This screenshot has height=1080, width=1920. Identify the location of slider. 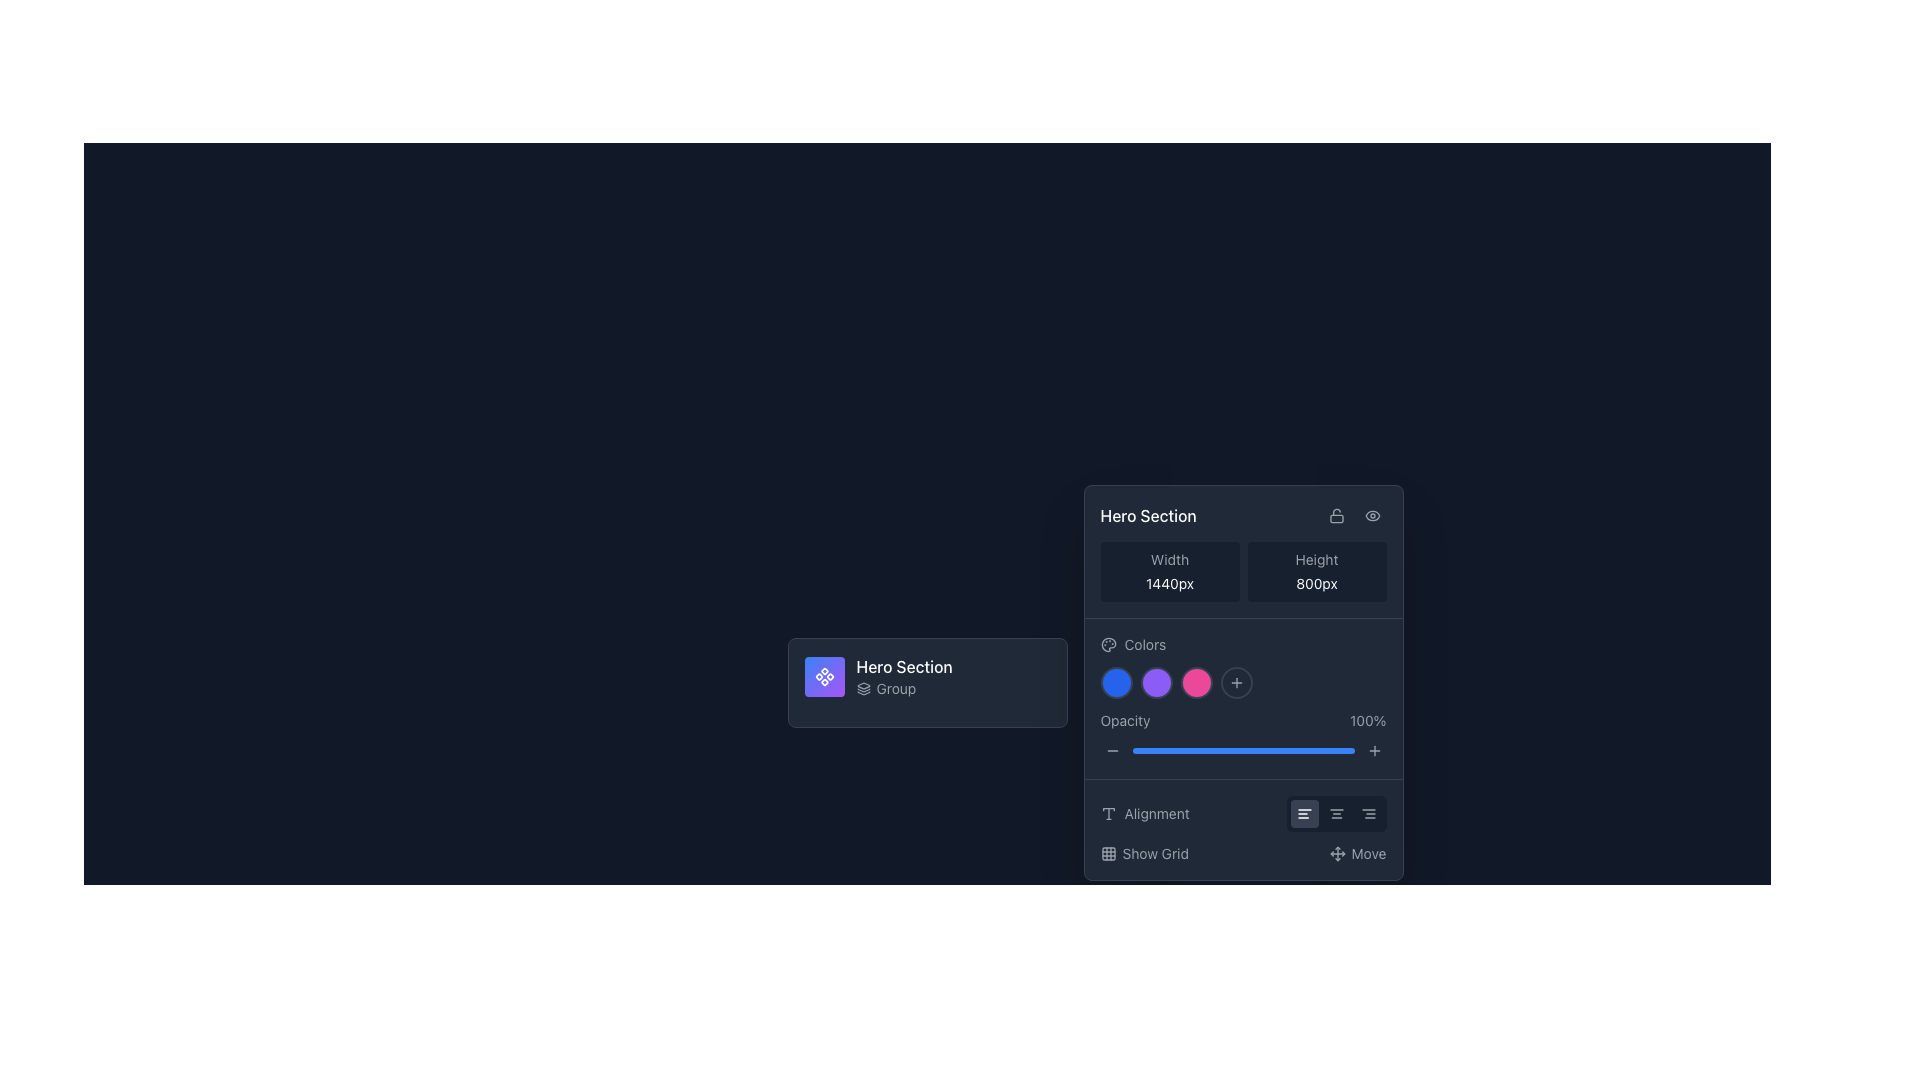
(1271, 751).